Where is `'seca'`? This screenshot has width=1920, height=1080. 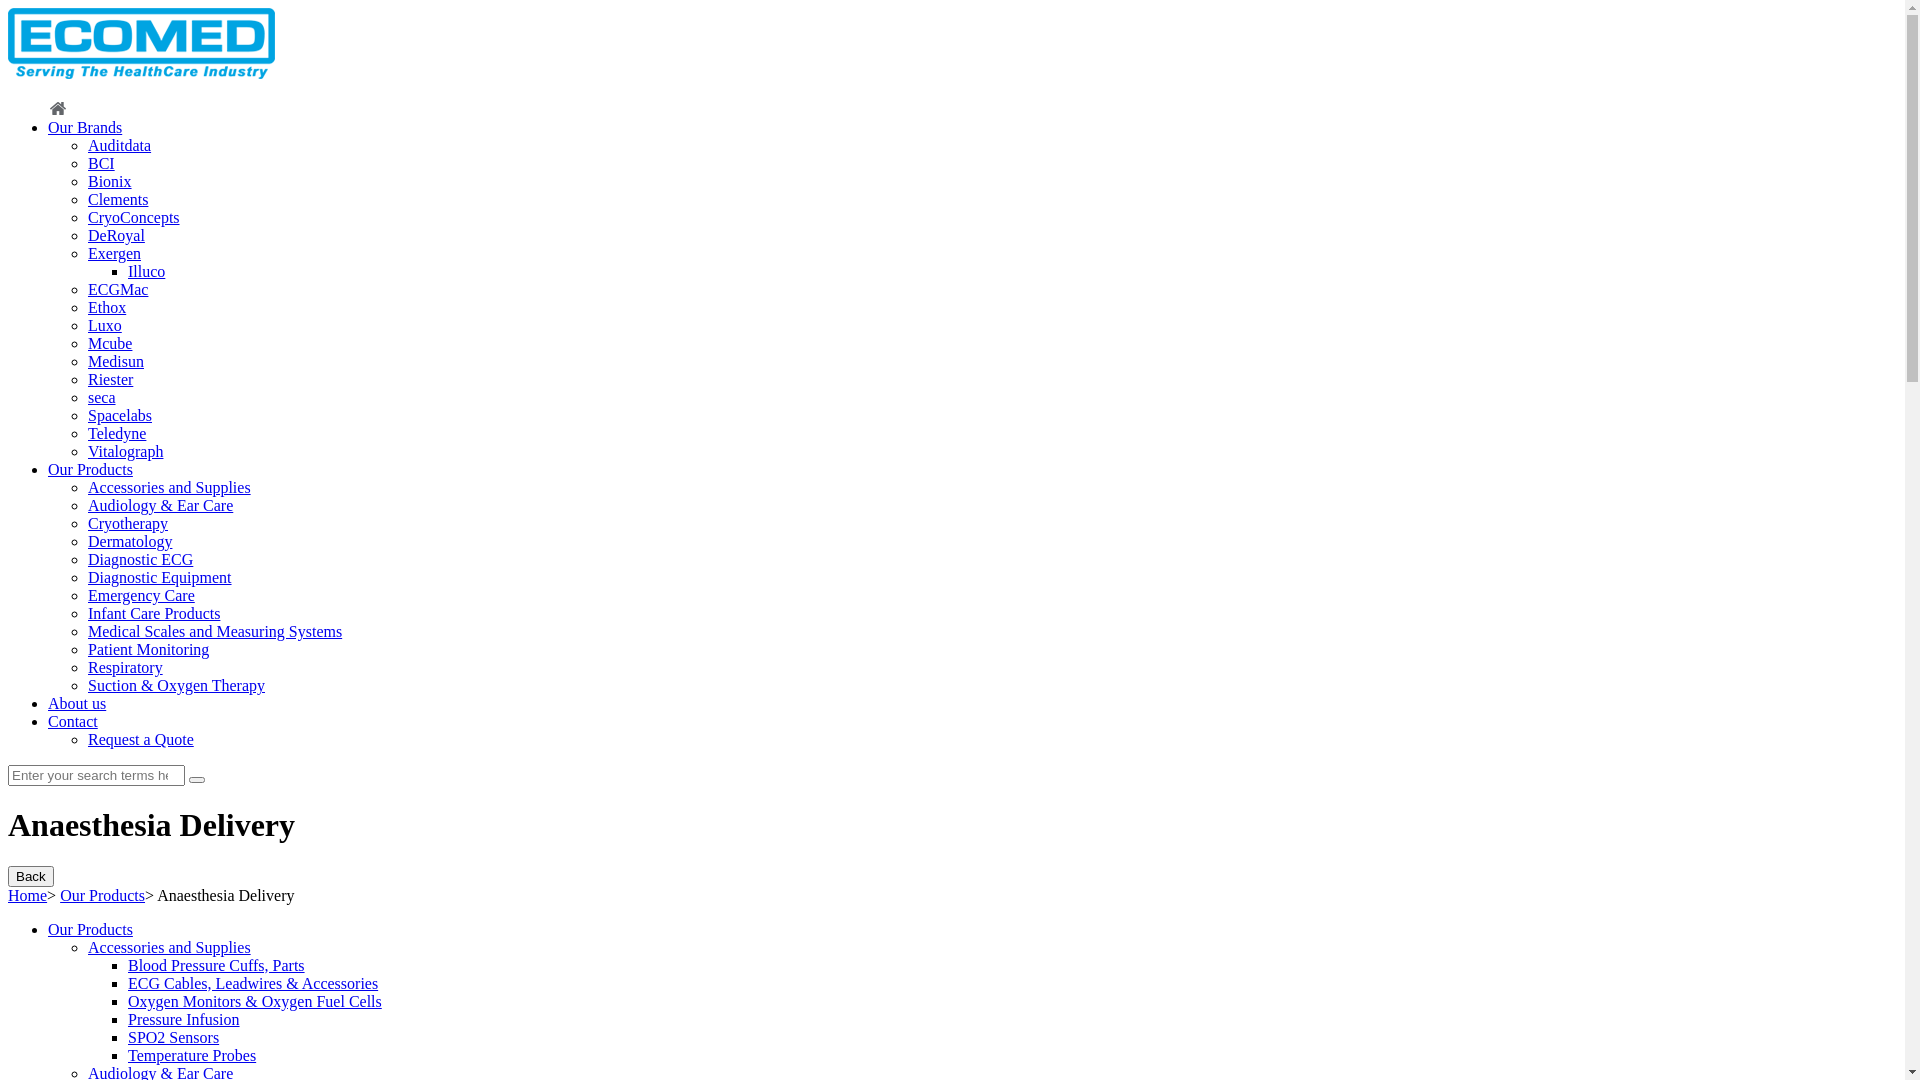
'seca' is located at coordinates (100, 397).